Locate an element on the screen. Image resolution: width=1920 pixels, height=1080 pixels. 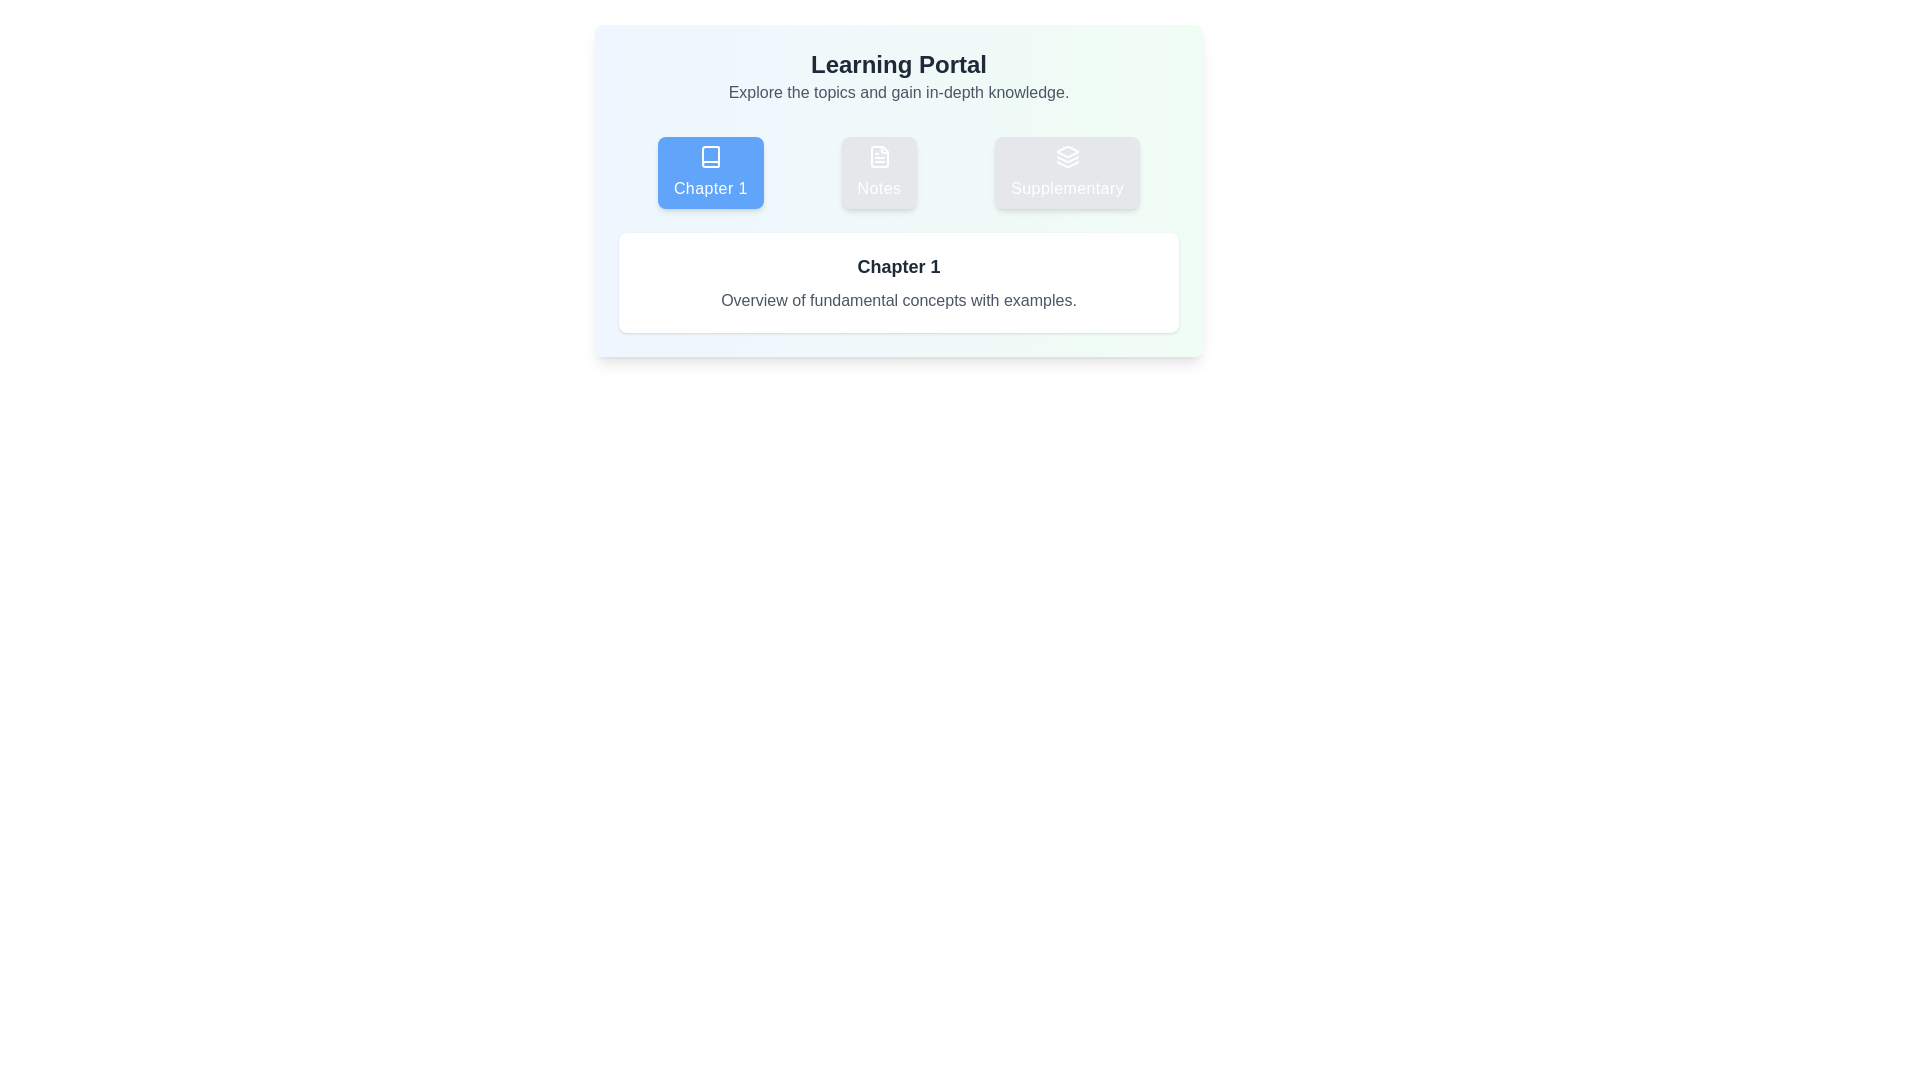
the icon that visually represents the 'Chapter 1' label, located at the top center of the 'Chapter 1' button in the Learning Portal section is located at coordinates (710, 156).